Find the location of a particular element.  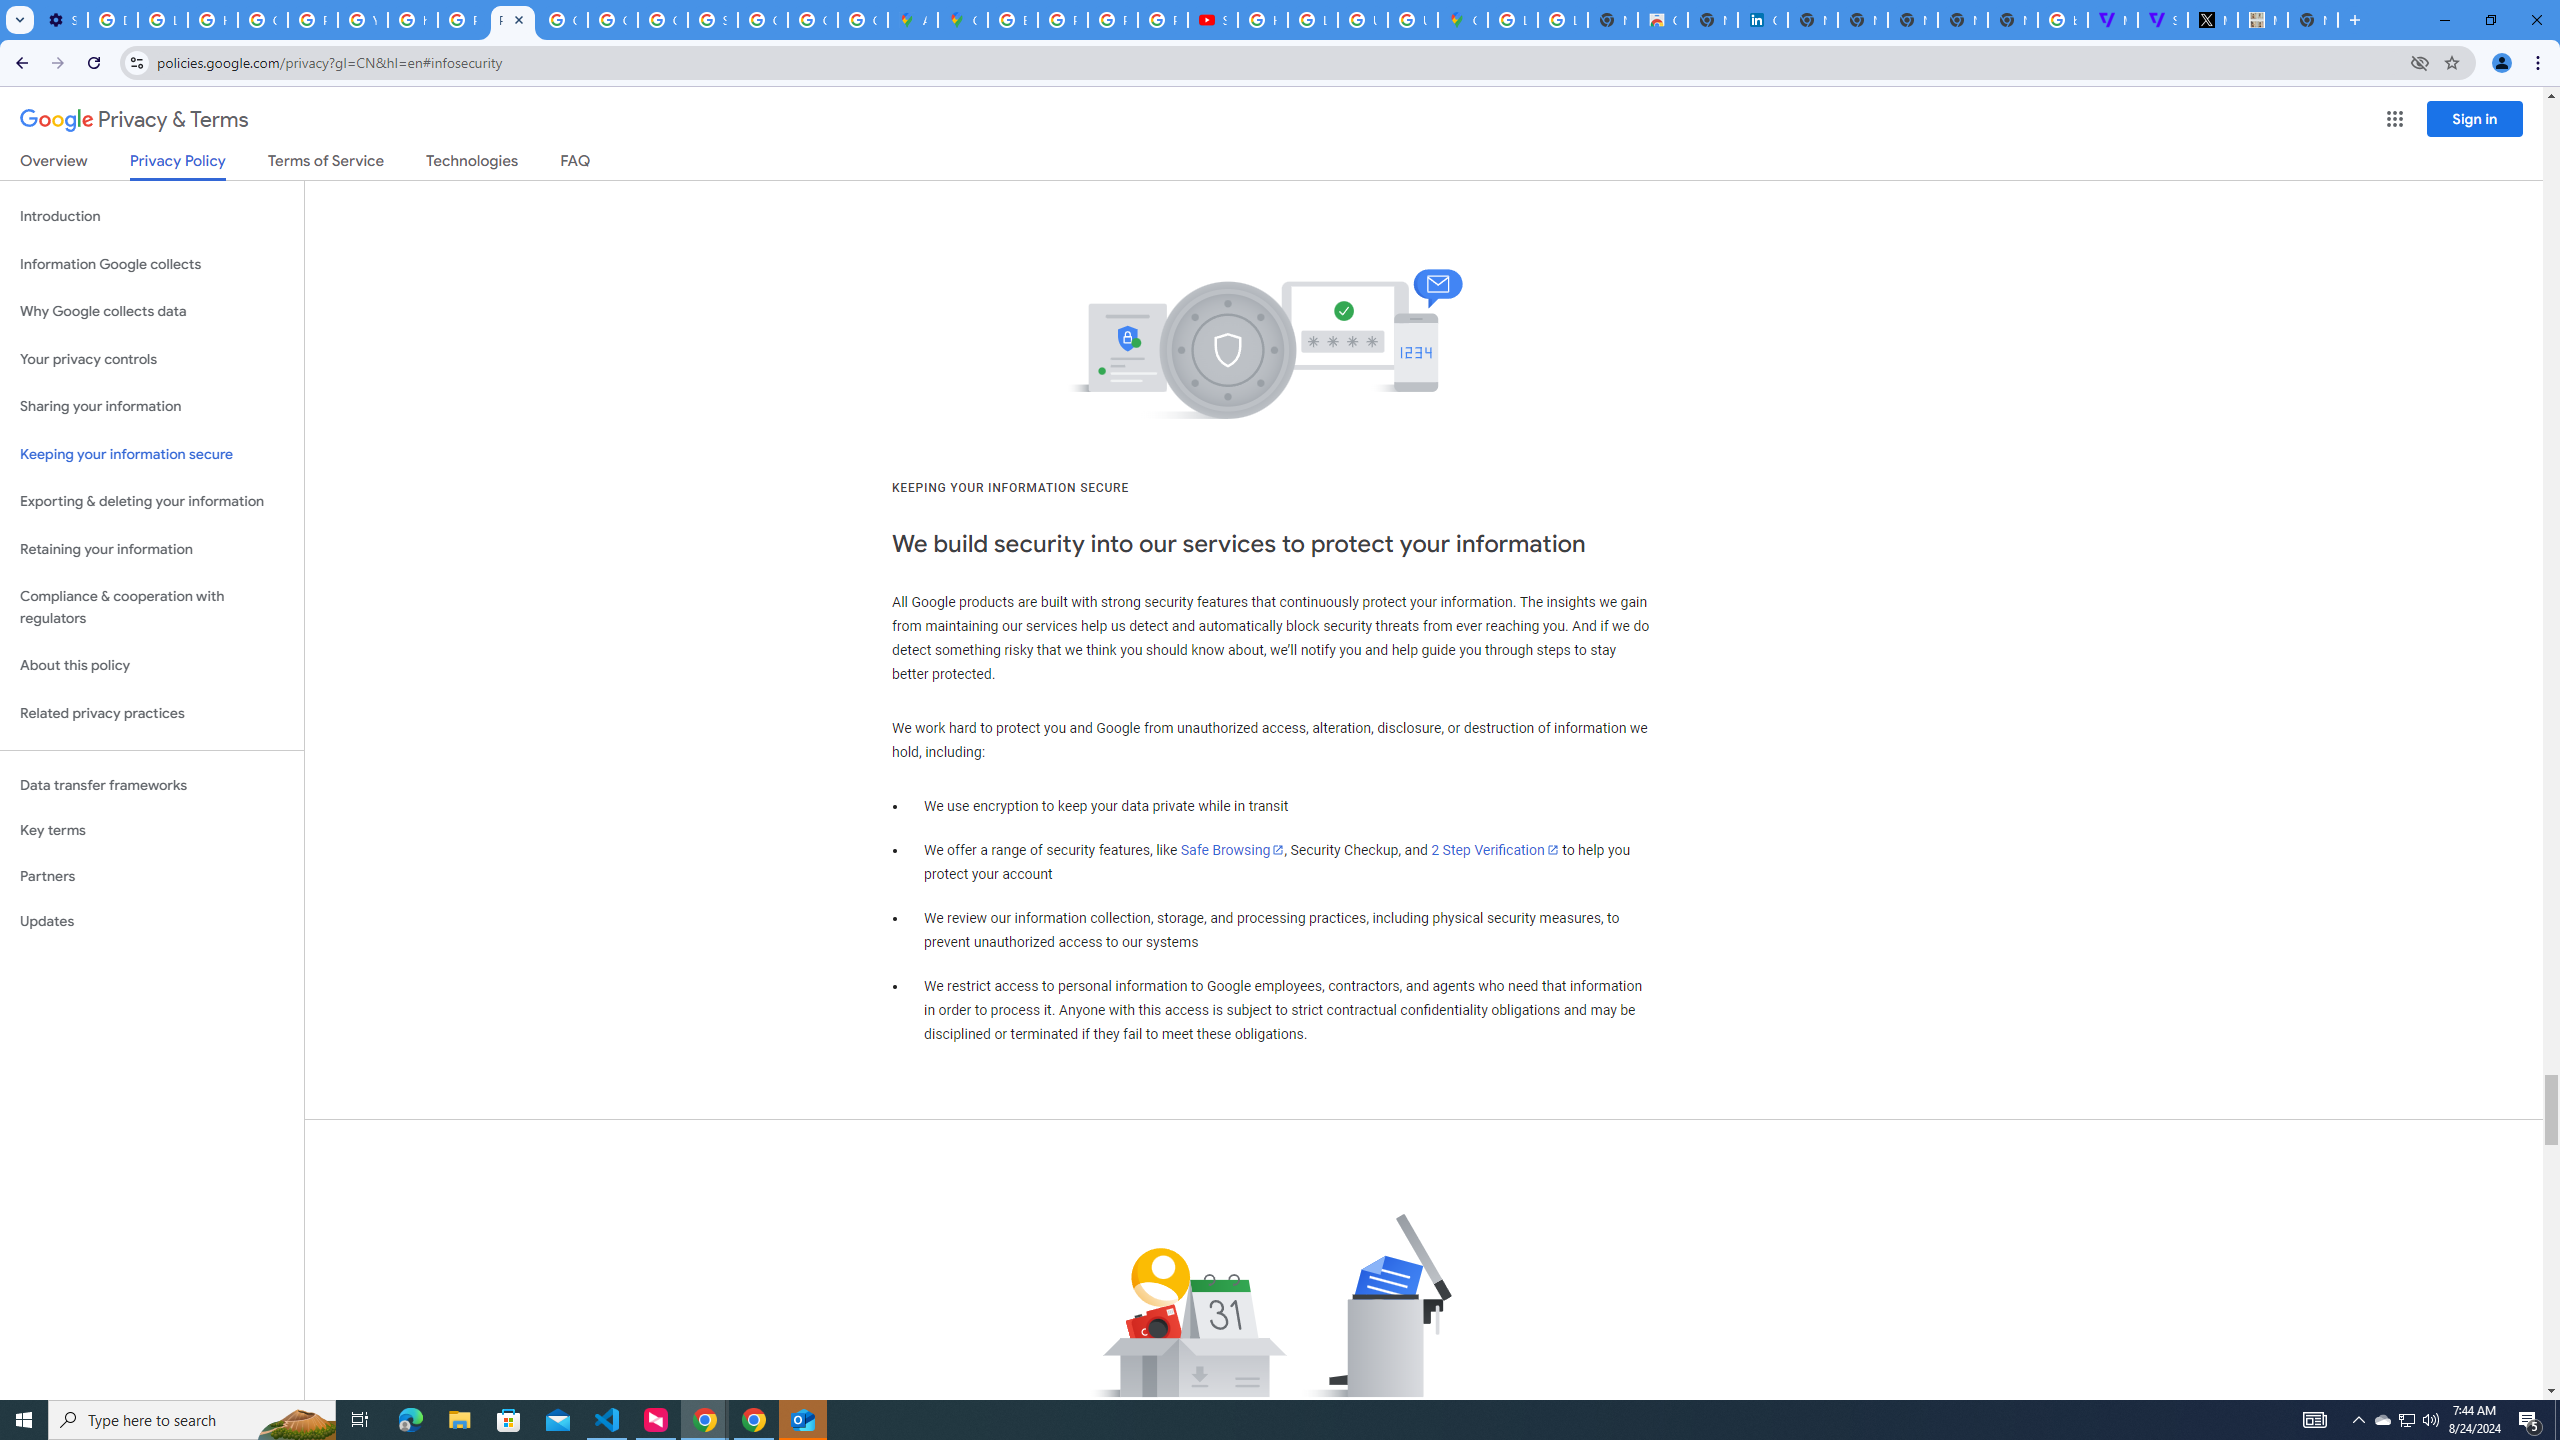

'Data transfer frameworks' is located at coordinates (151, 785).